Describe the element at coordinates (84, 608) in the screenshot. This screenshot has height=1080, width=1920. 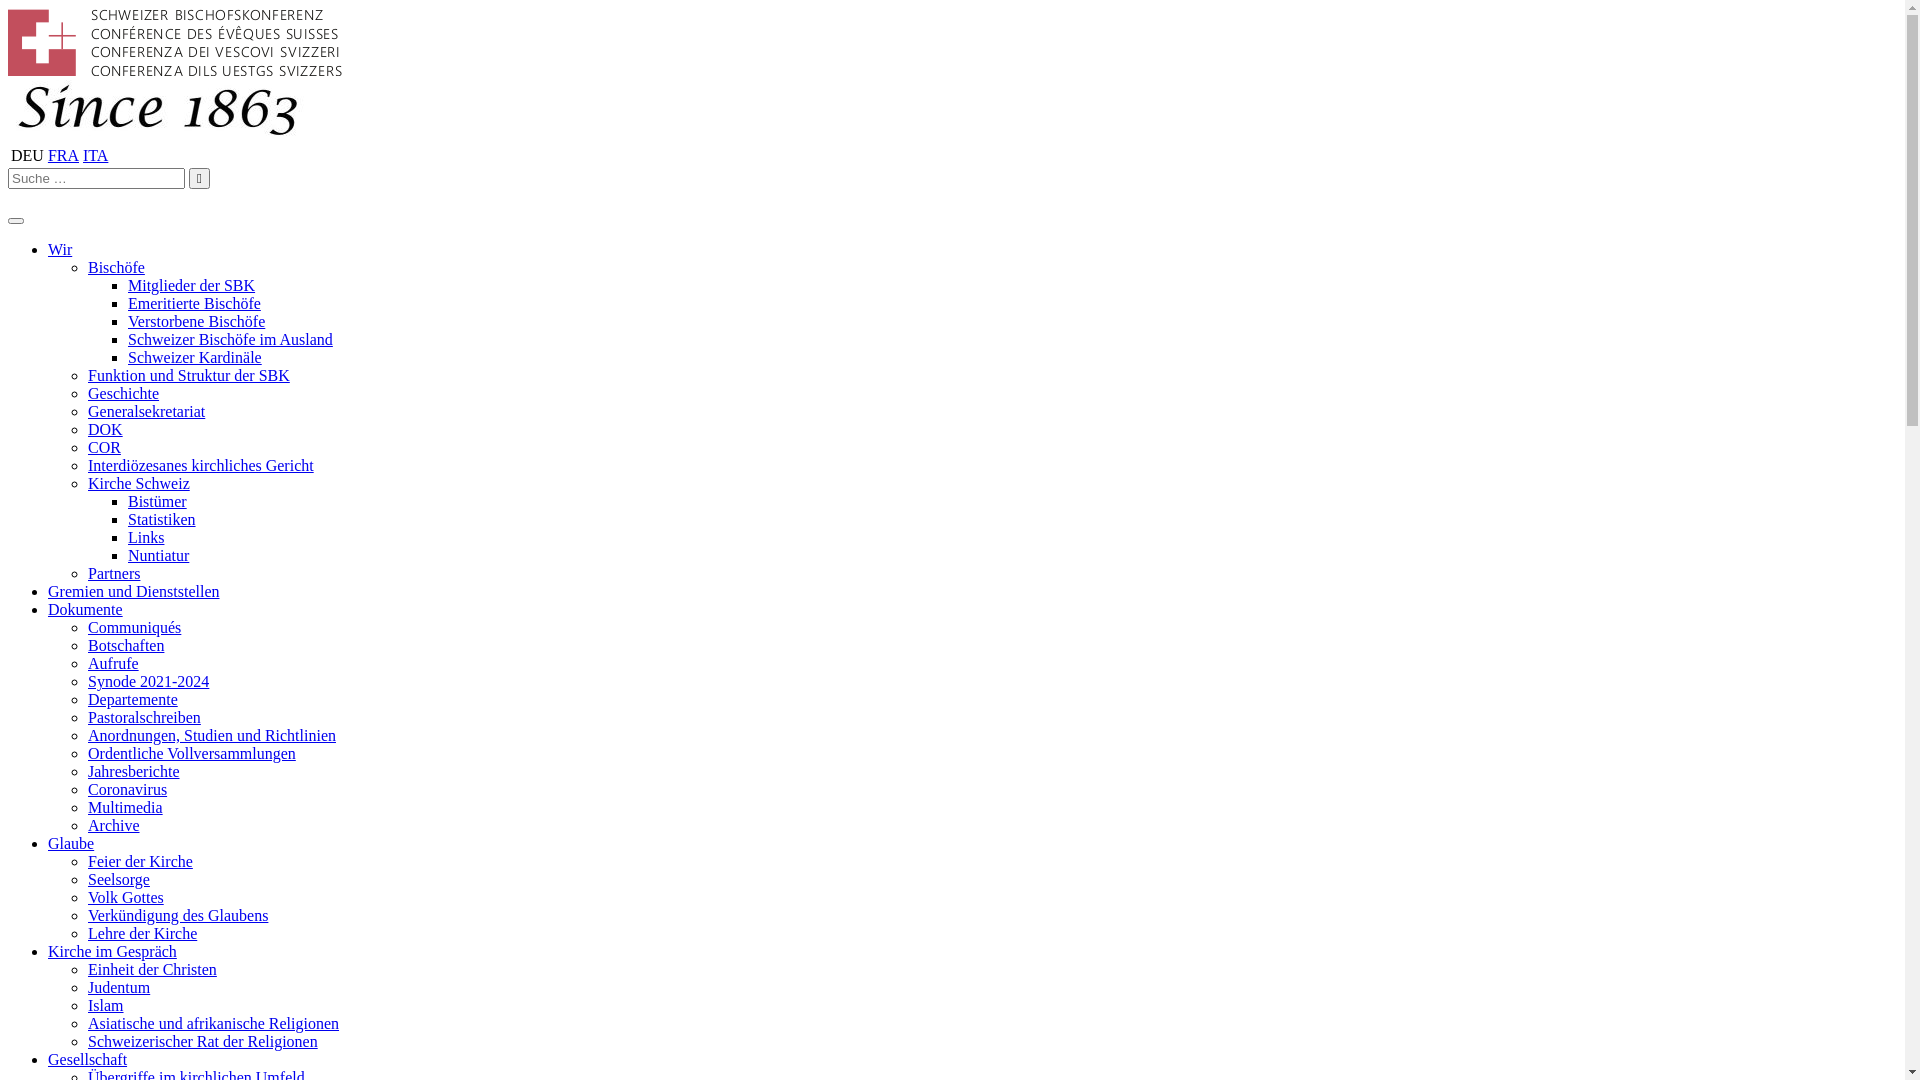
I see `'Dokumente'` at that location.